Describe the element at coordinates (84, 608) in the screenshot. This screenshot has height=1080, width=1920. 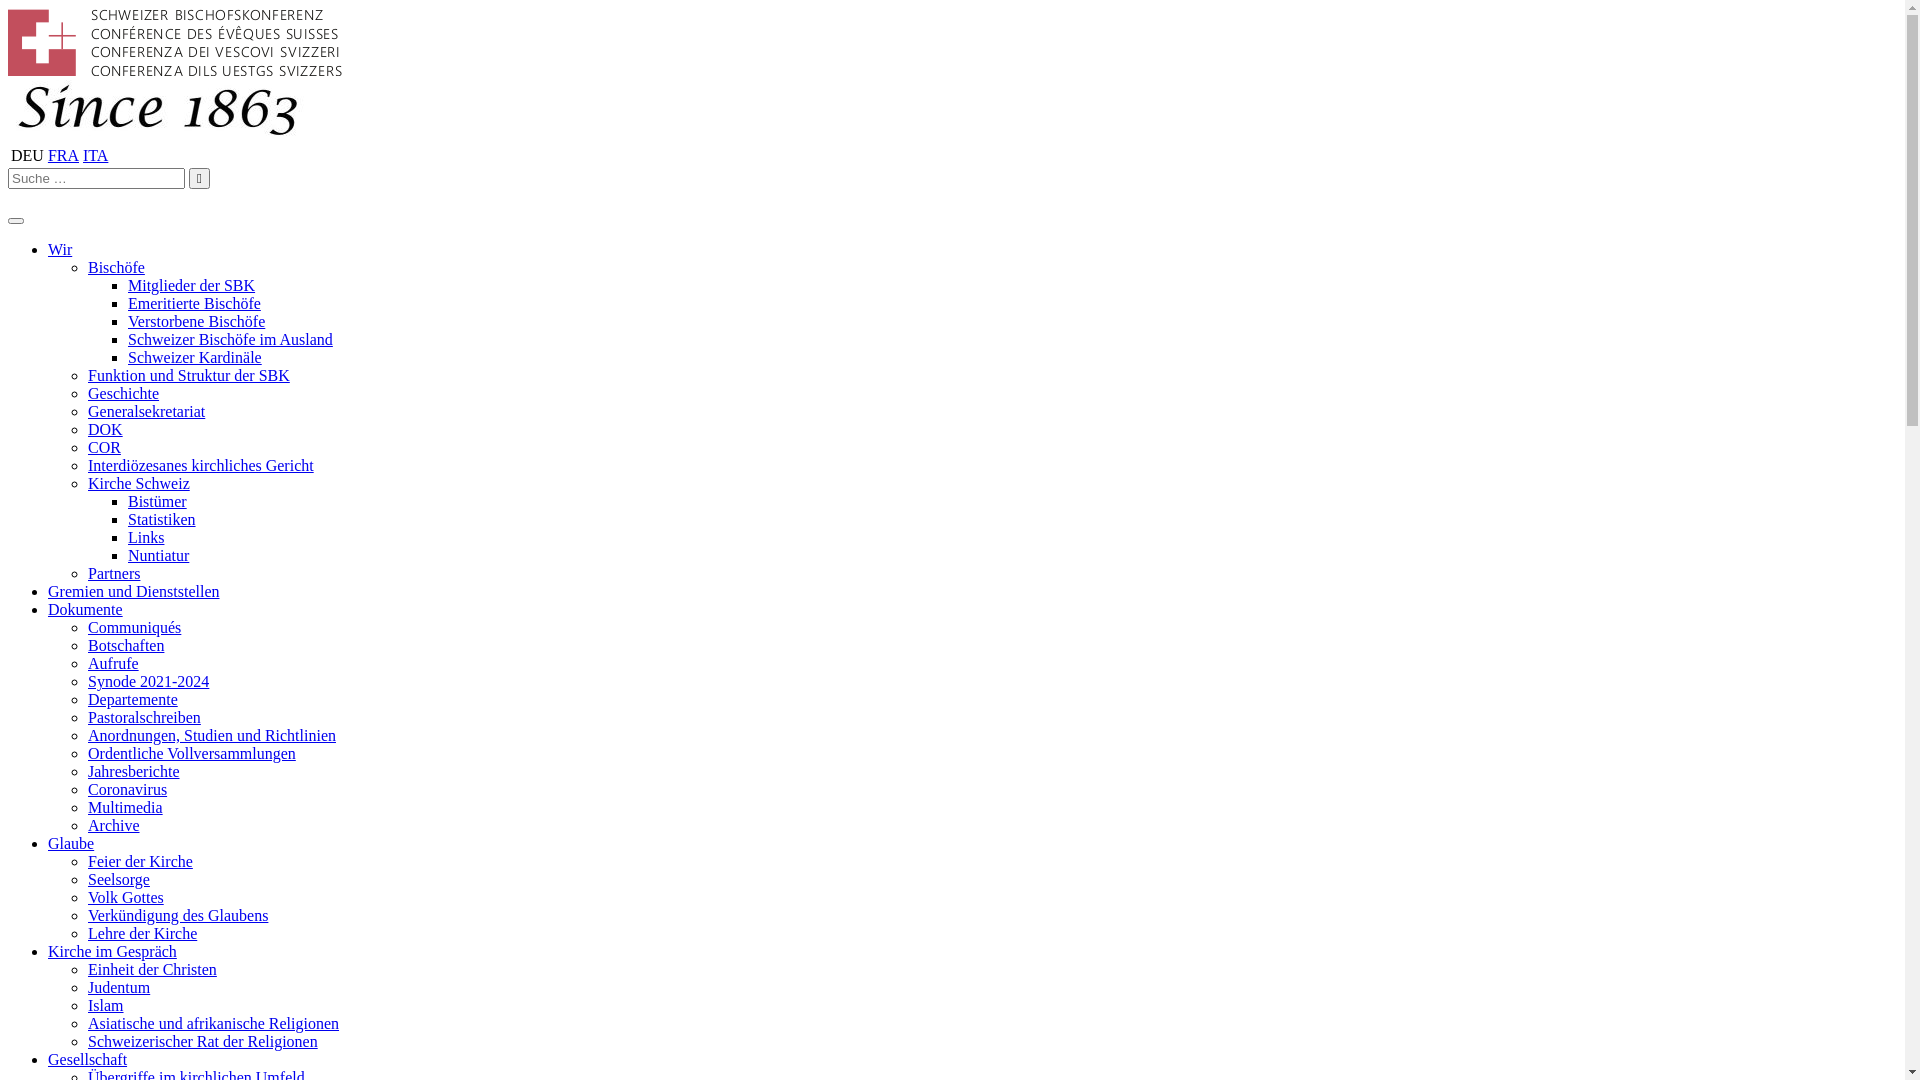
I see `'Dokumente'` at that location.